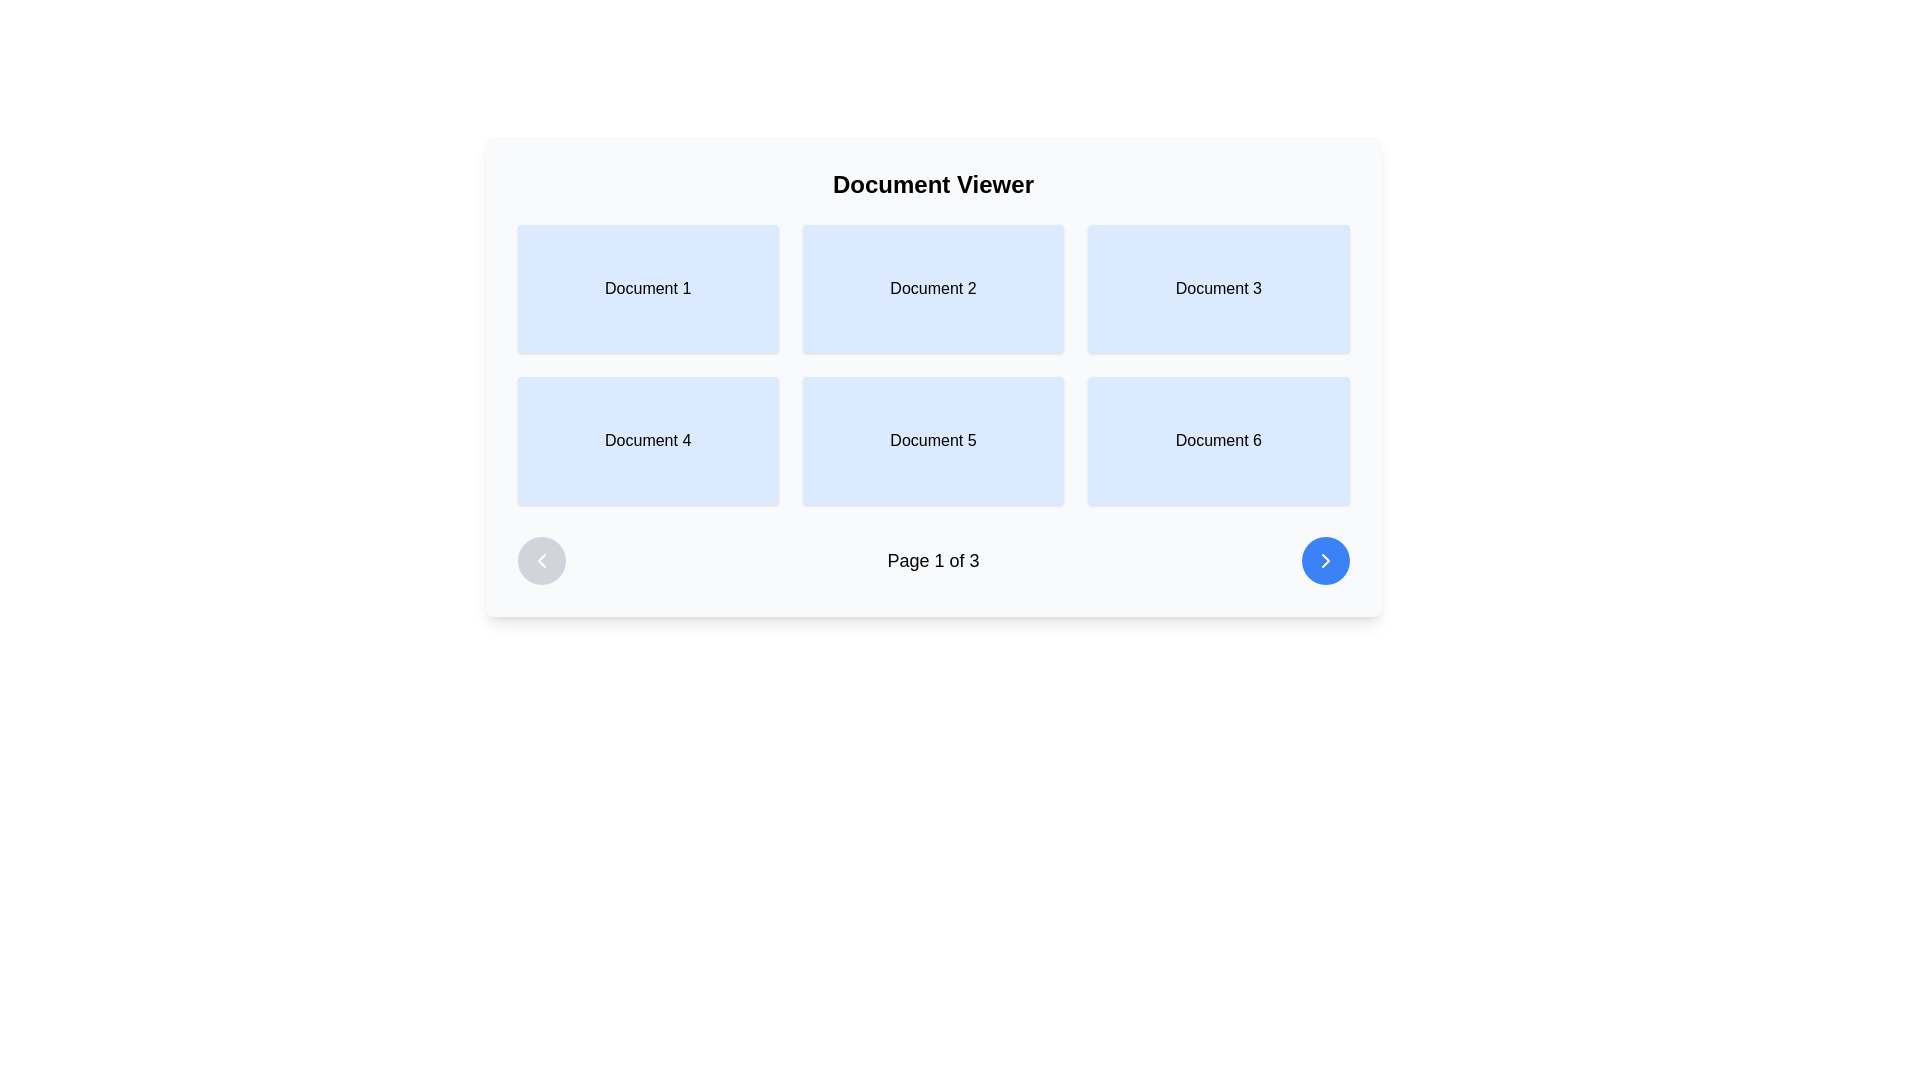  I want to click on the Text Label displaying 'Page 1 of 3', which is centrally positioned between the left and right navigation buttons and serves as an informational label for page navigation, so click(932, 560).